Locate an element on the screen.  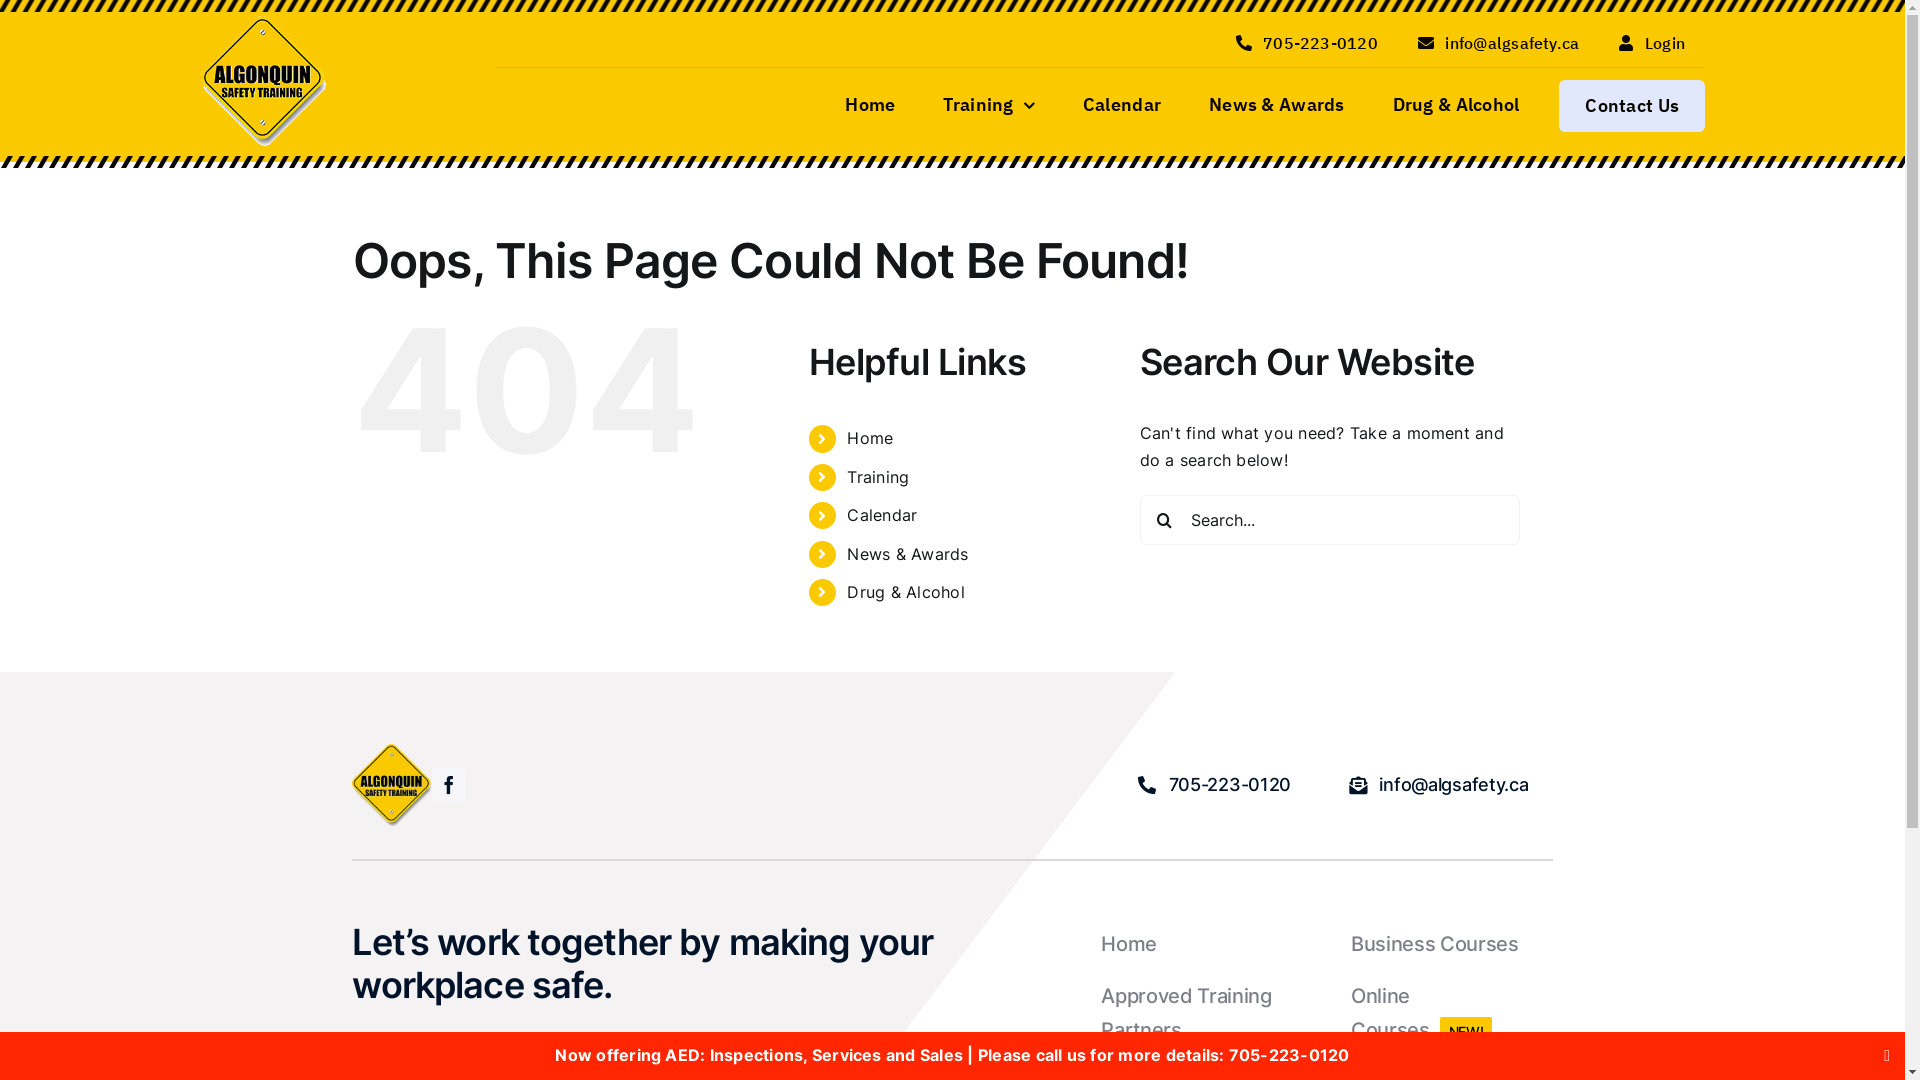
'Contact Us' is located at coordinates (1632, 105).